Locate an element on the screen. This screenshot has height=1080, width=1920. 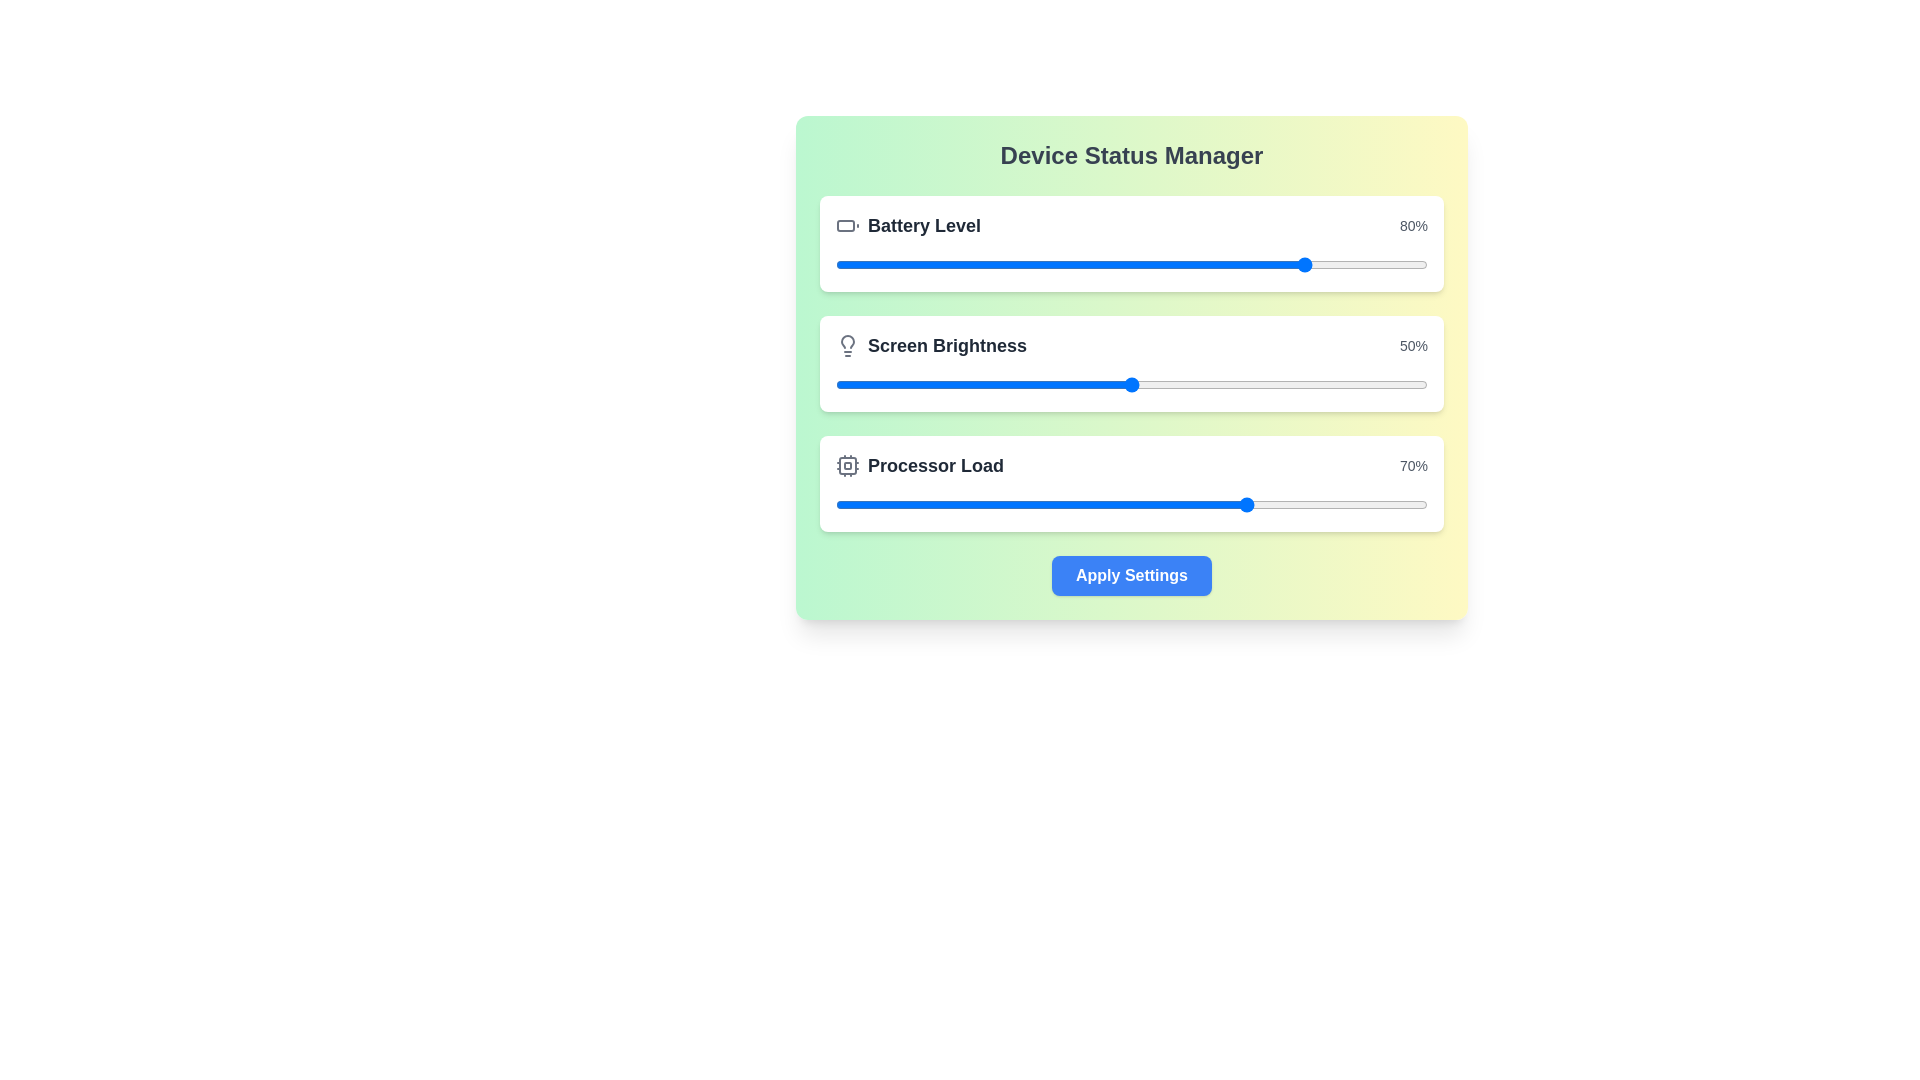
the battery level slider is located at coordinates (1048, 264).